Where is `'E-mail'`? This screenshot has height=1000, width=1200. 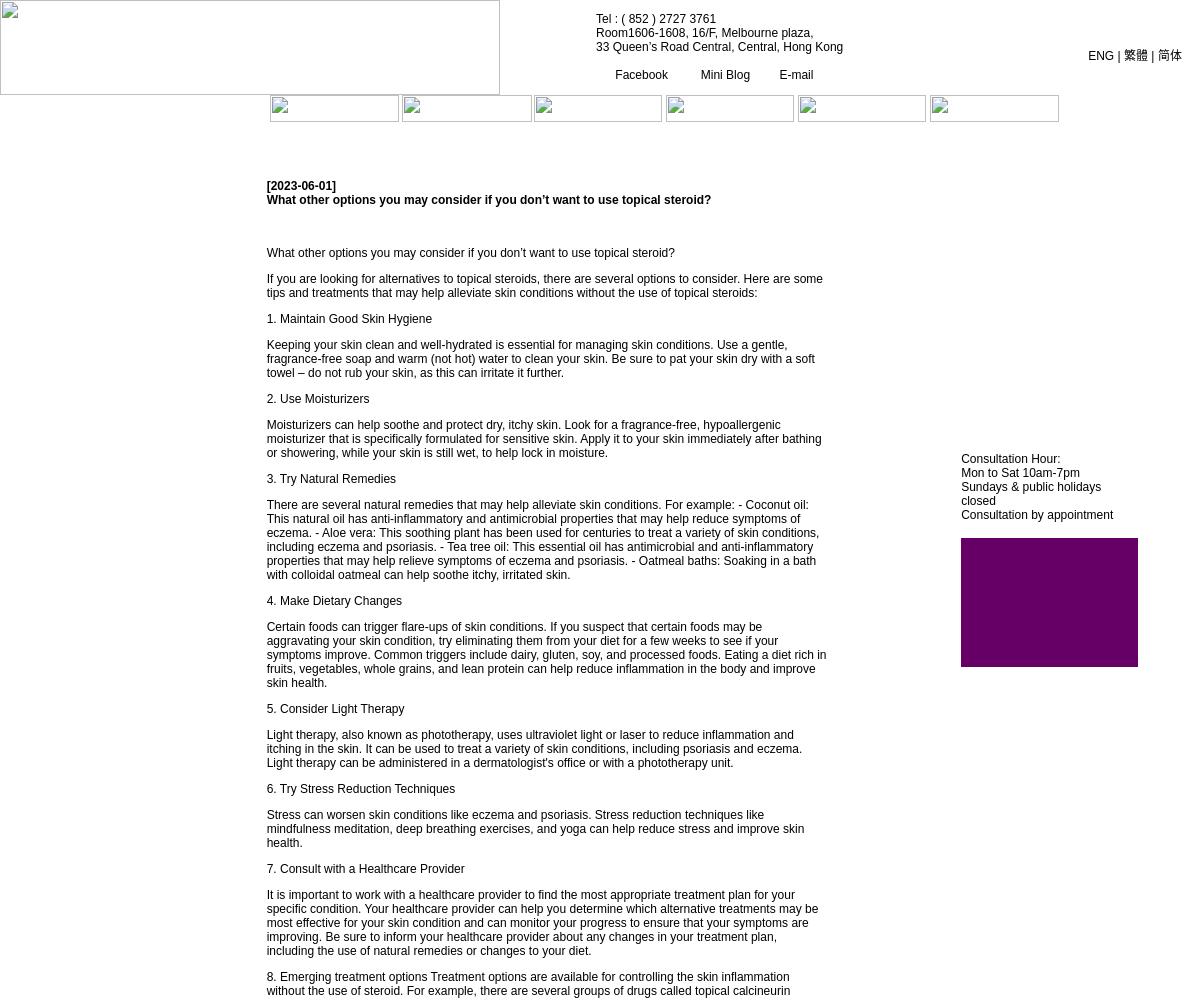
'E-mail' is located at coordinates (775, 73).